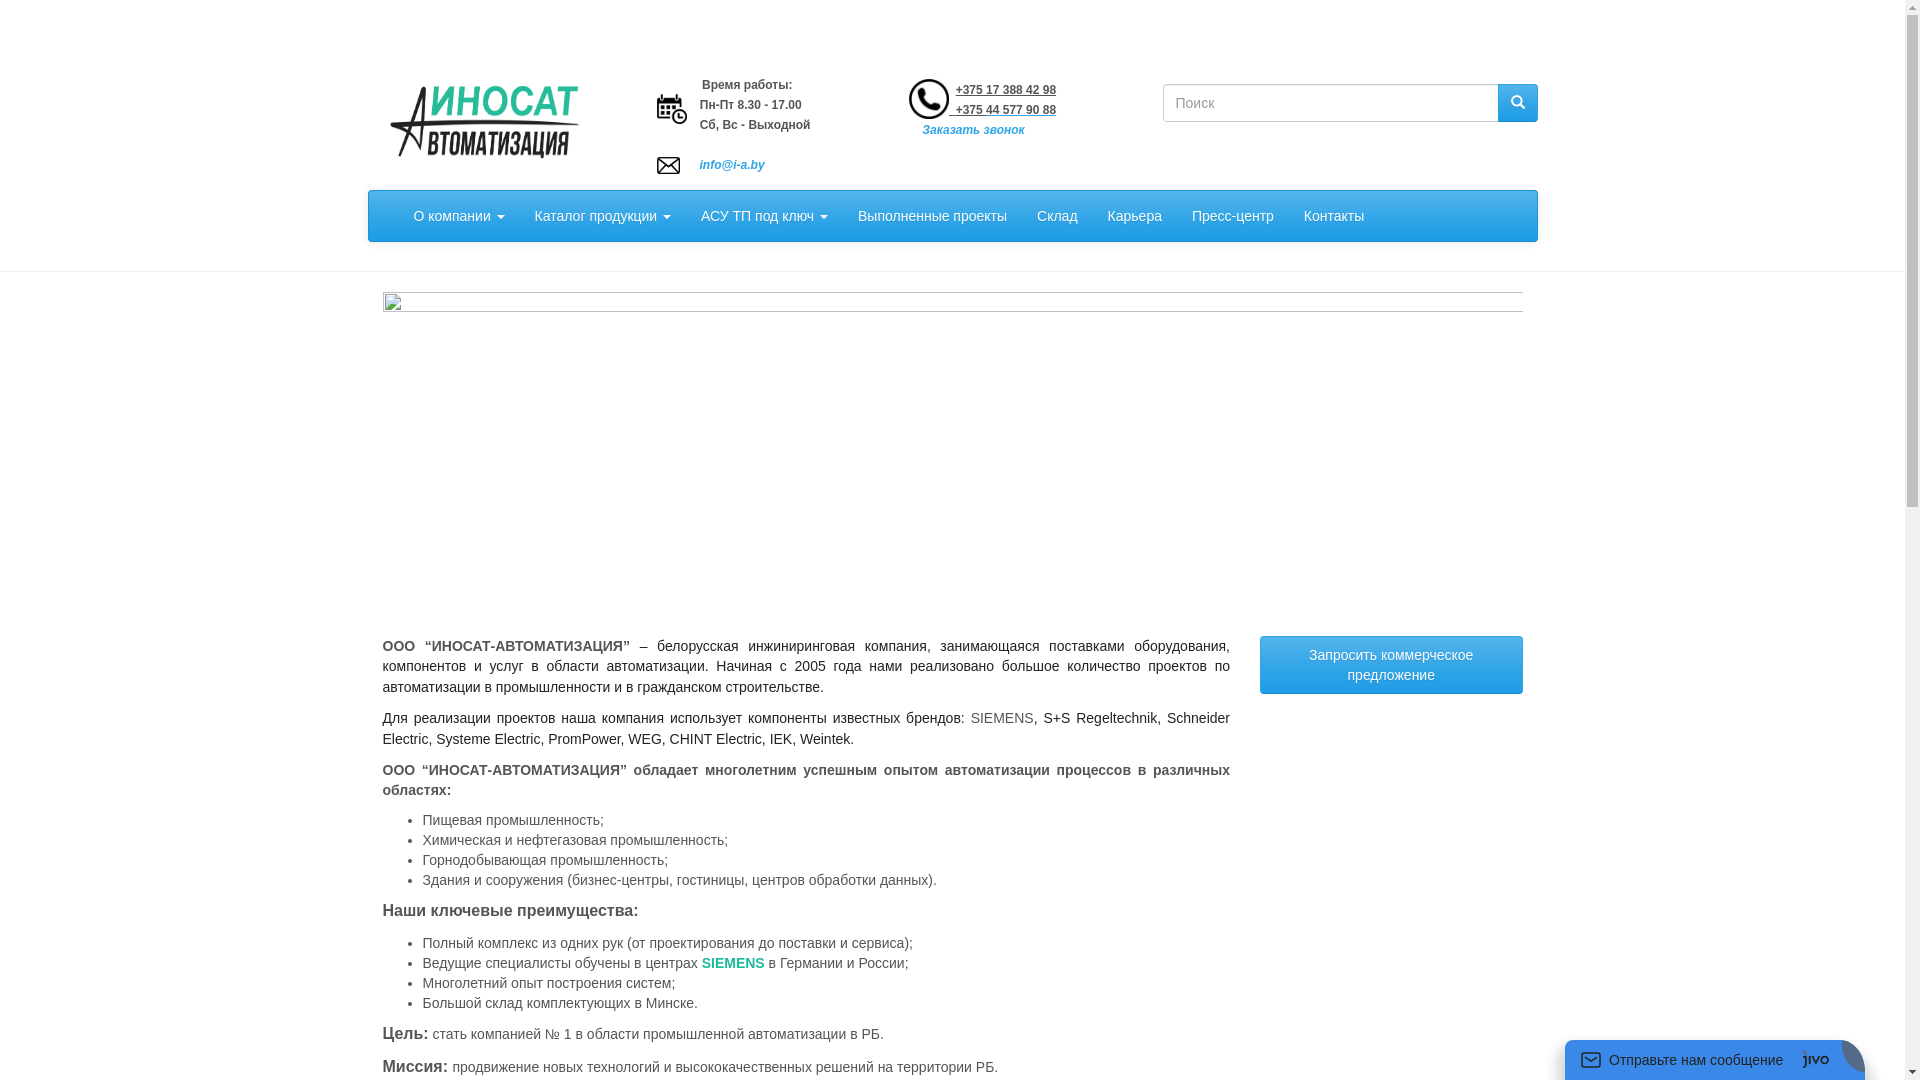  Describe the element at coordinates (969, 110) in the screenshot. I see `'+375 '` at that location.